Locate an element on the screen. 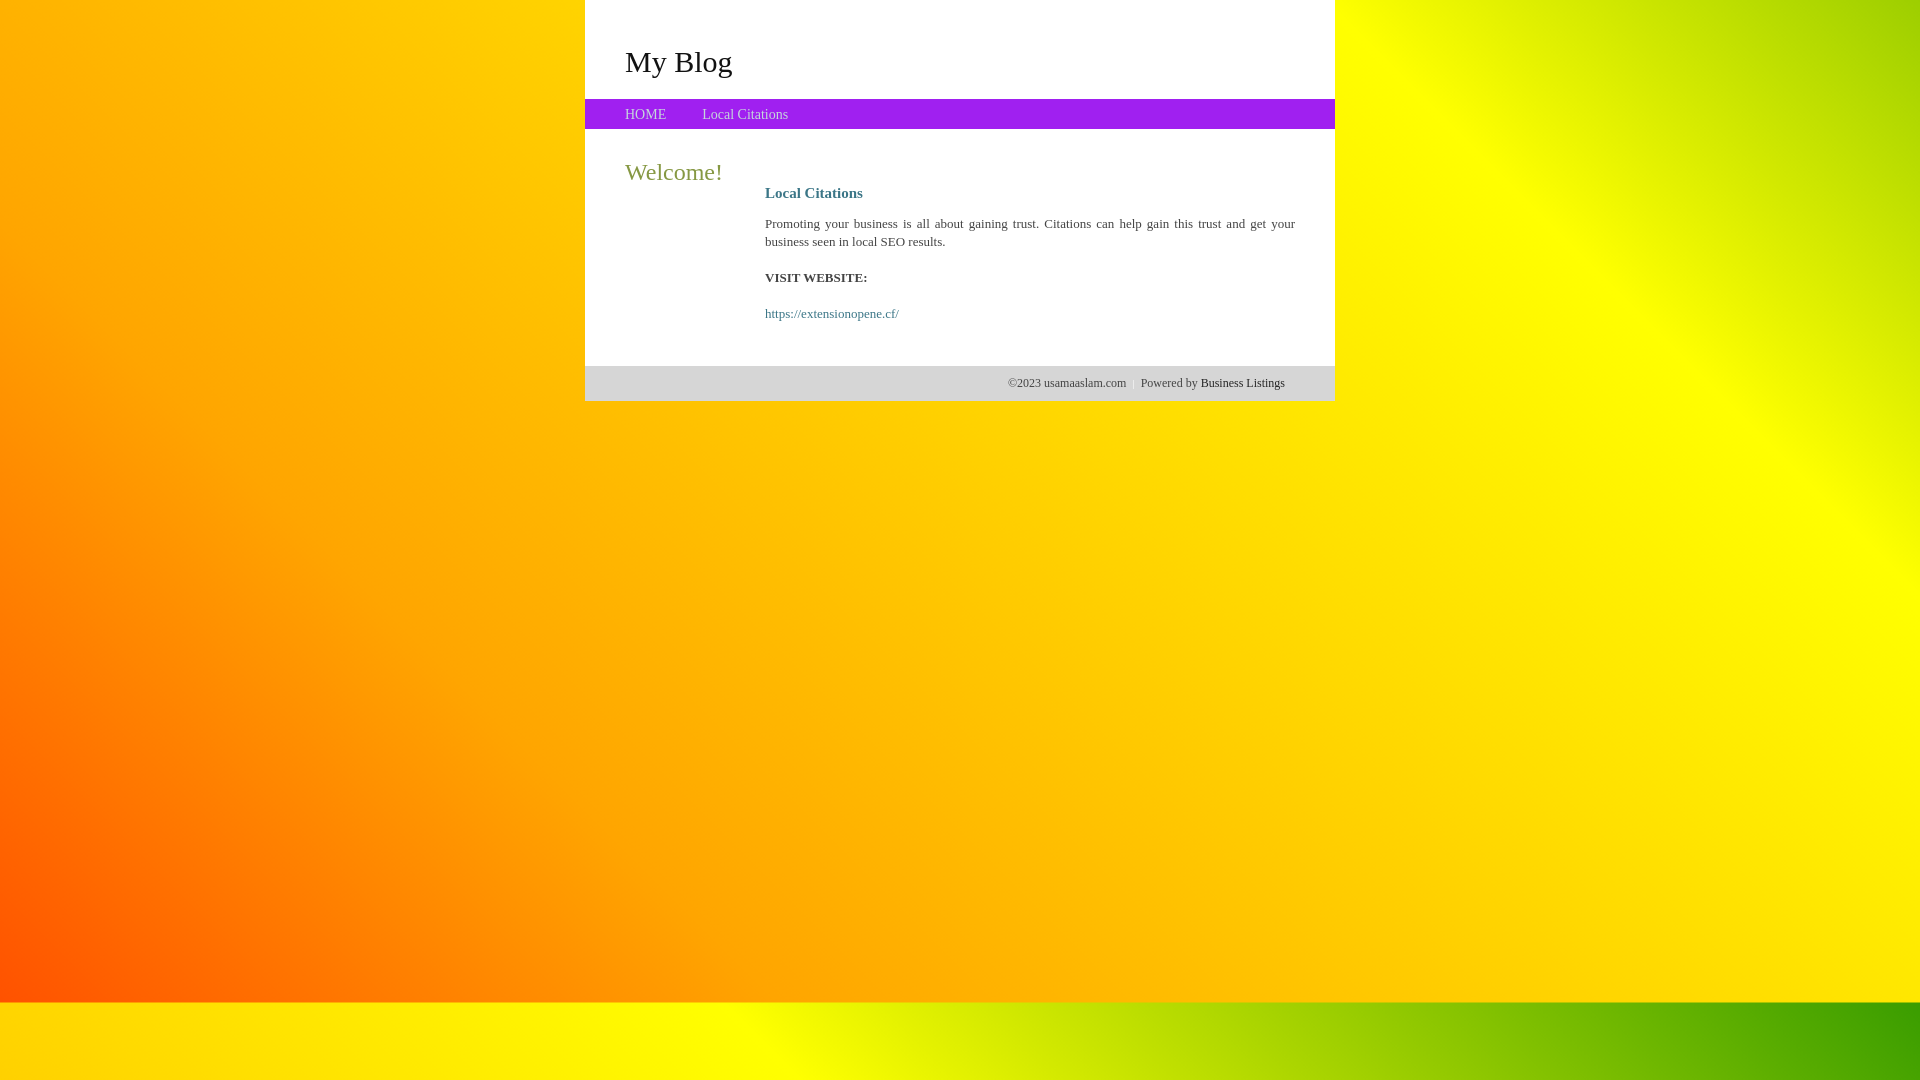 This screenshot has width=1920, height=1080. 'https://extensionopene.cf/' is located at coordinates (831, 313).